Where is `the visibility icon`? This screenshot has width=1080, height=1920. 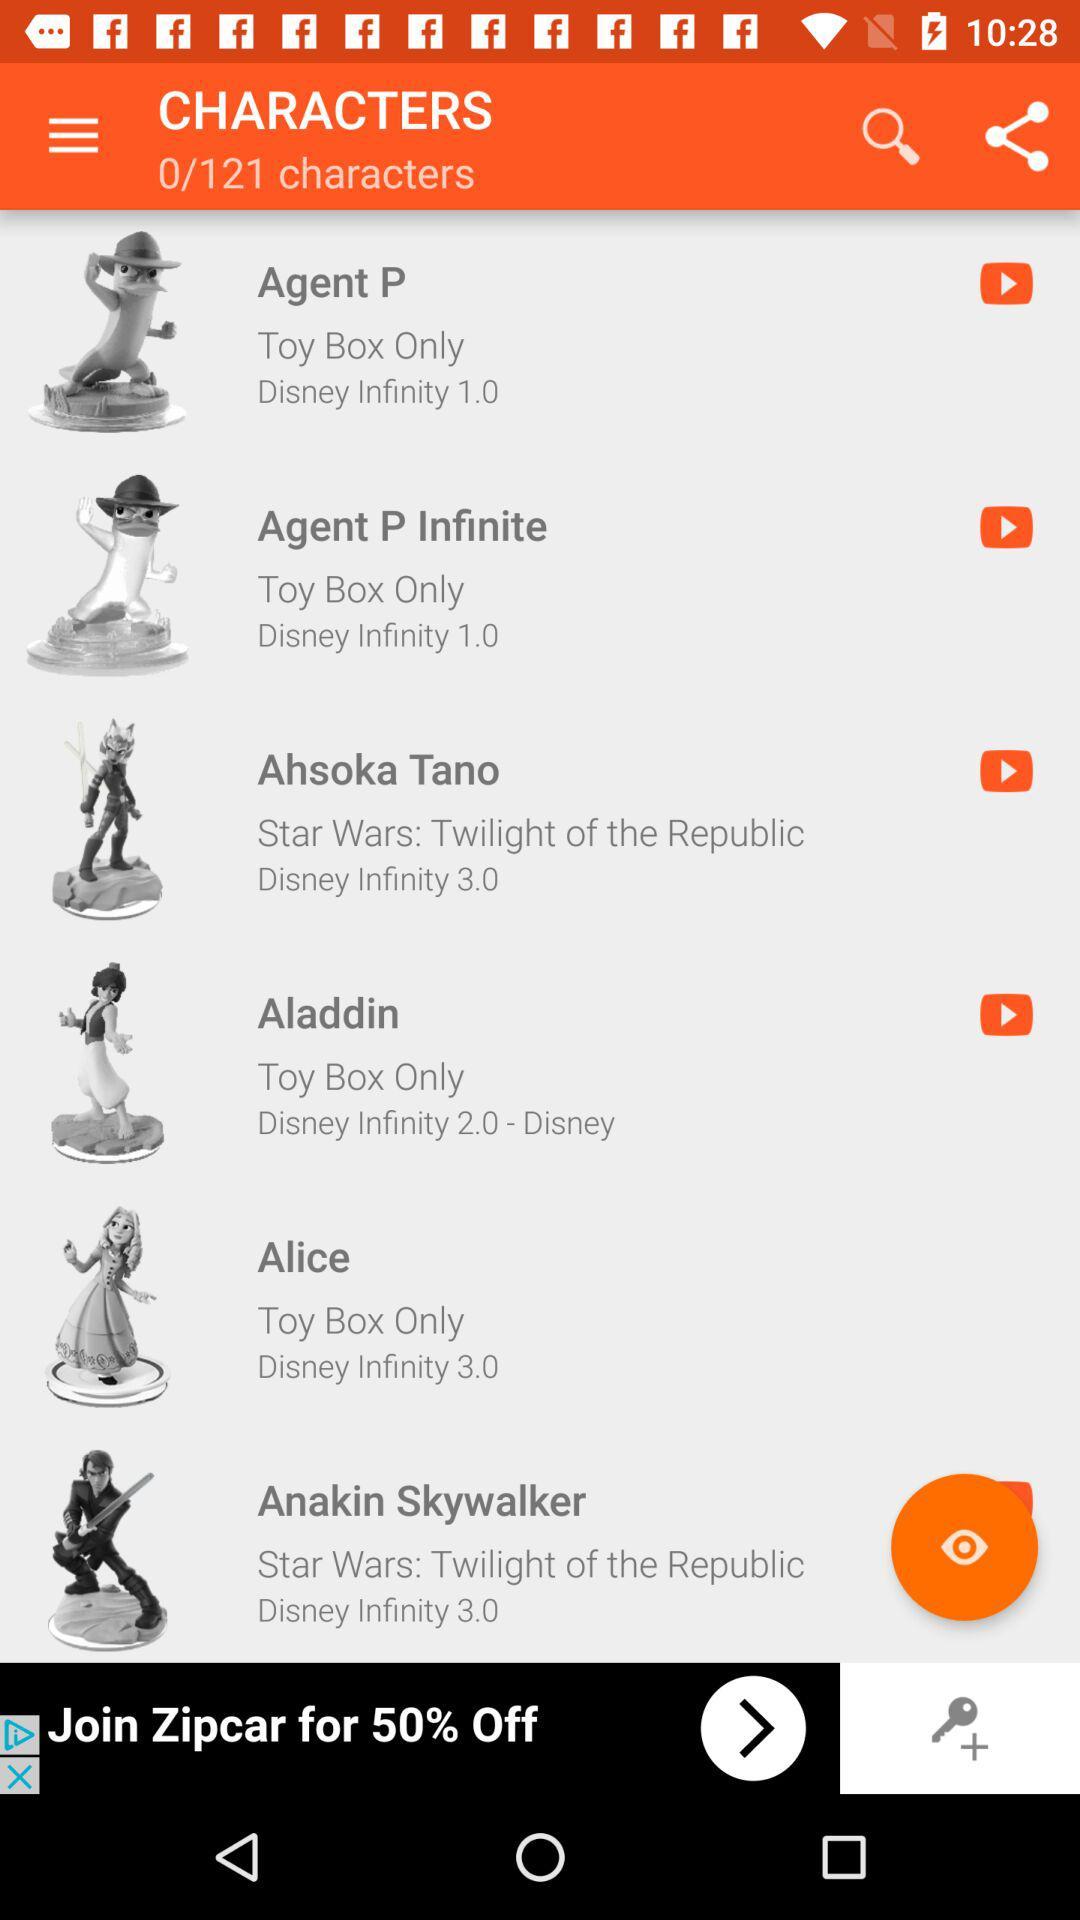 the visibility icon is located at coordinates (963, 1546).